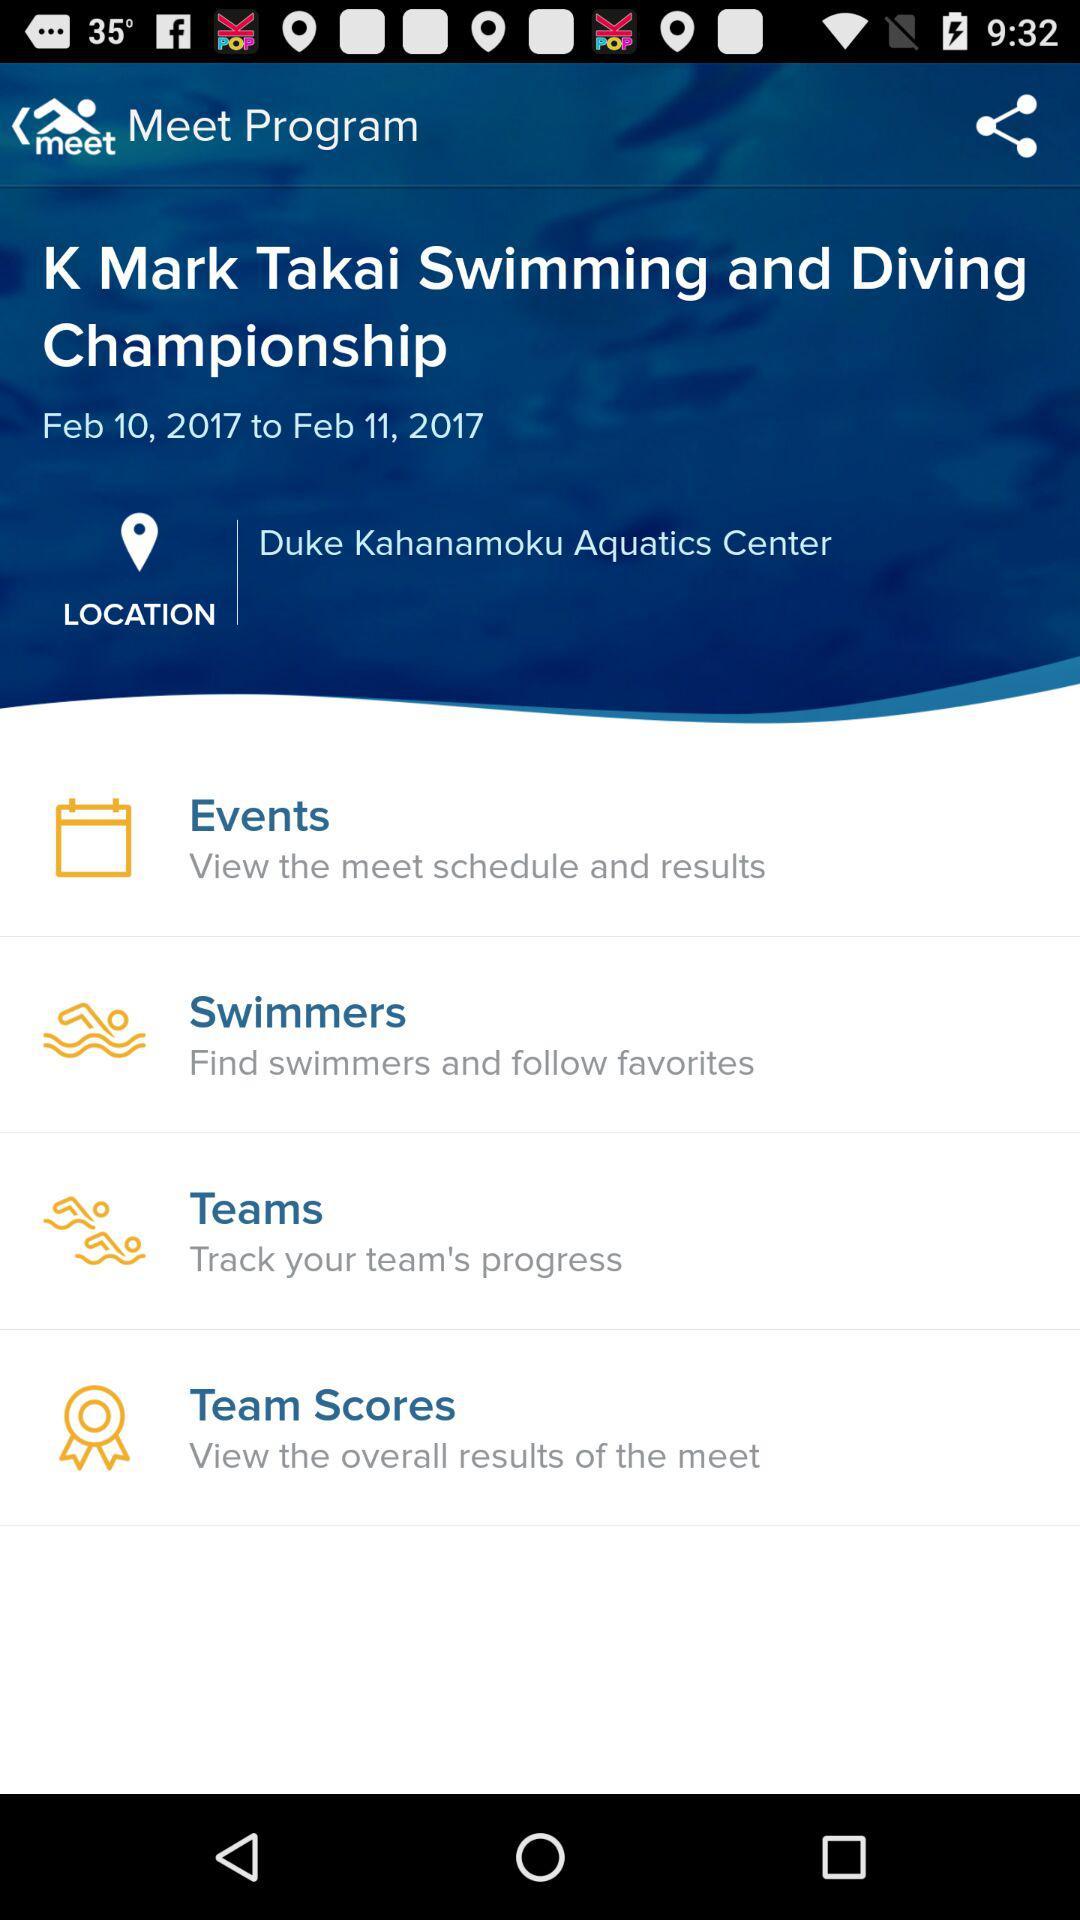  Describe the element at coordinates (1006, 124) in the screenshot. I see `the item above the k mark takai icon` at that location.